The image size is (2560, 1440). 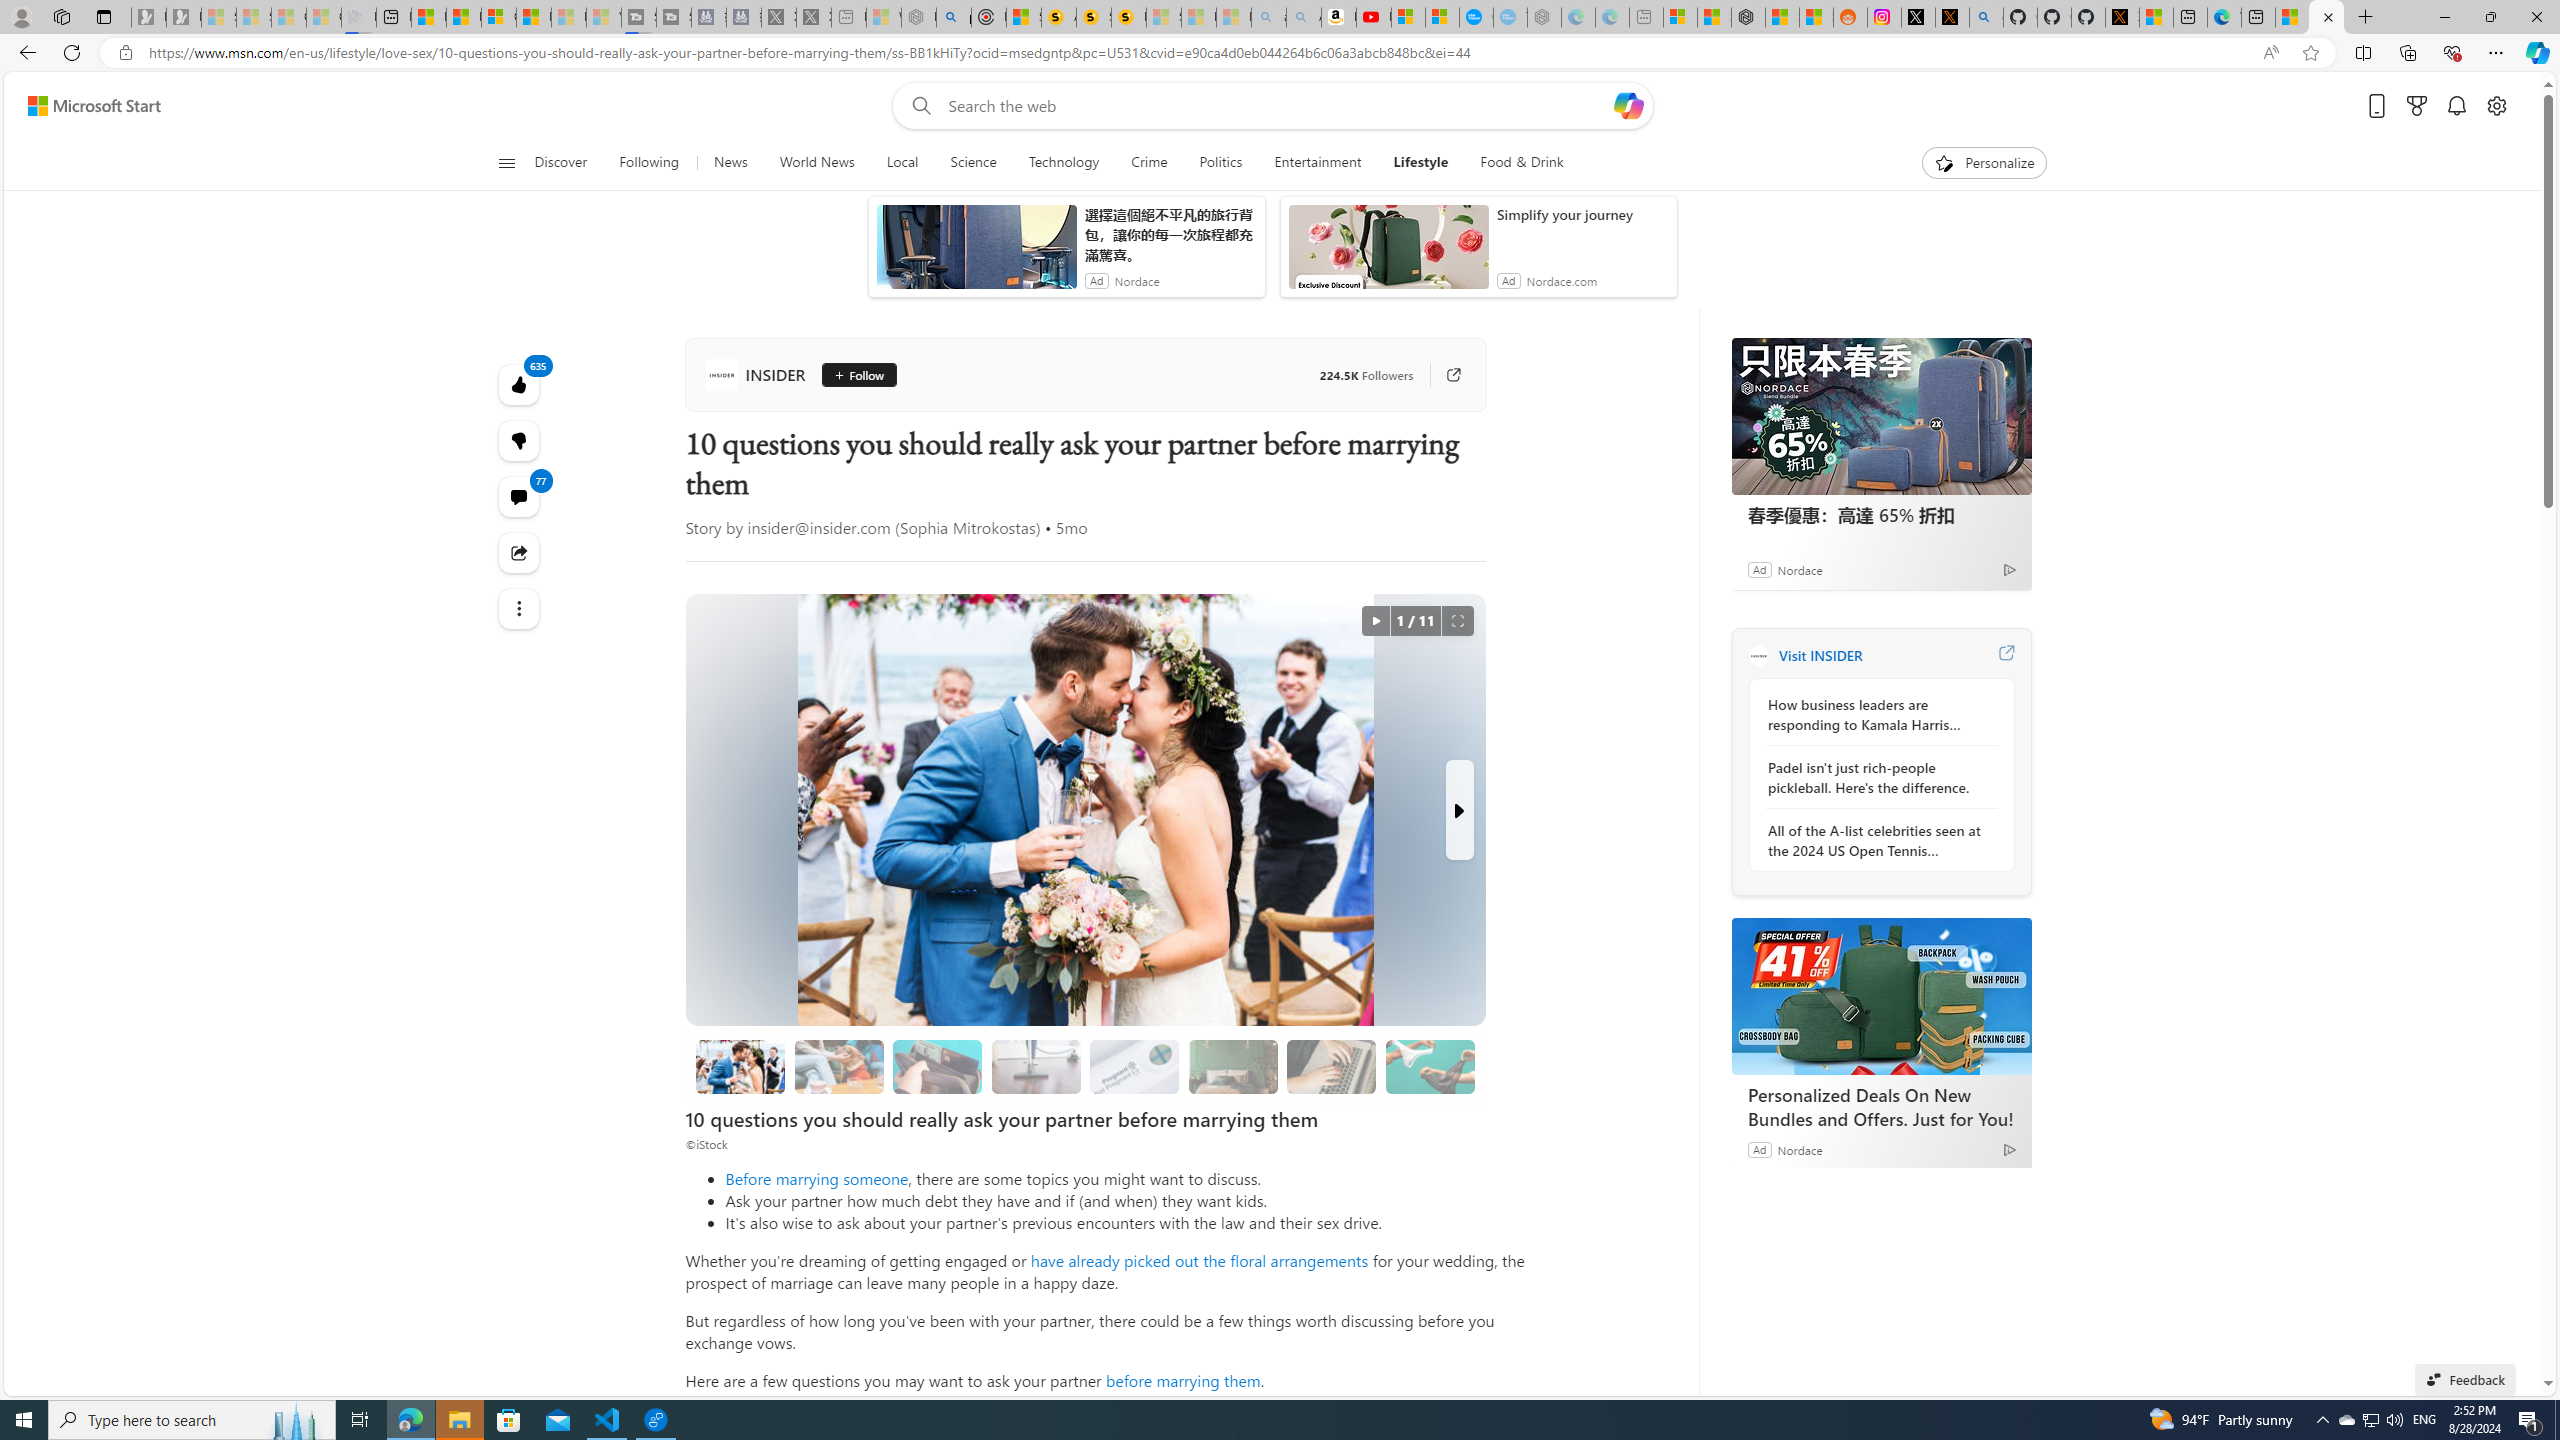 What do you see at coordinates (1509, 16) in the screenshot?
I see `'The most popular Google '` at bounding box center [1509, 16].